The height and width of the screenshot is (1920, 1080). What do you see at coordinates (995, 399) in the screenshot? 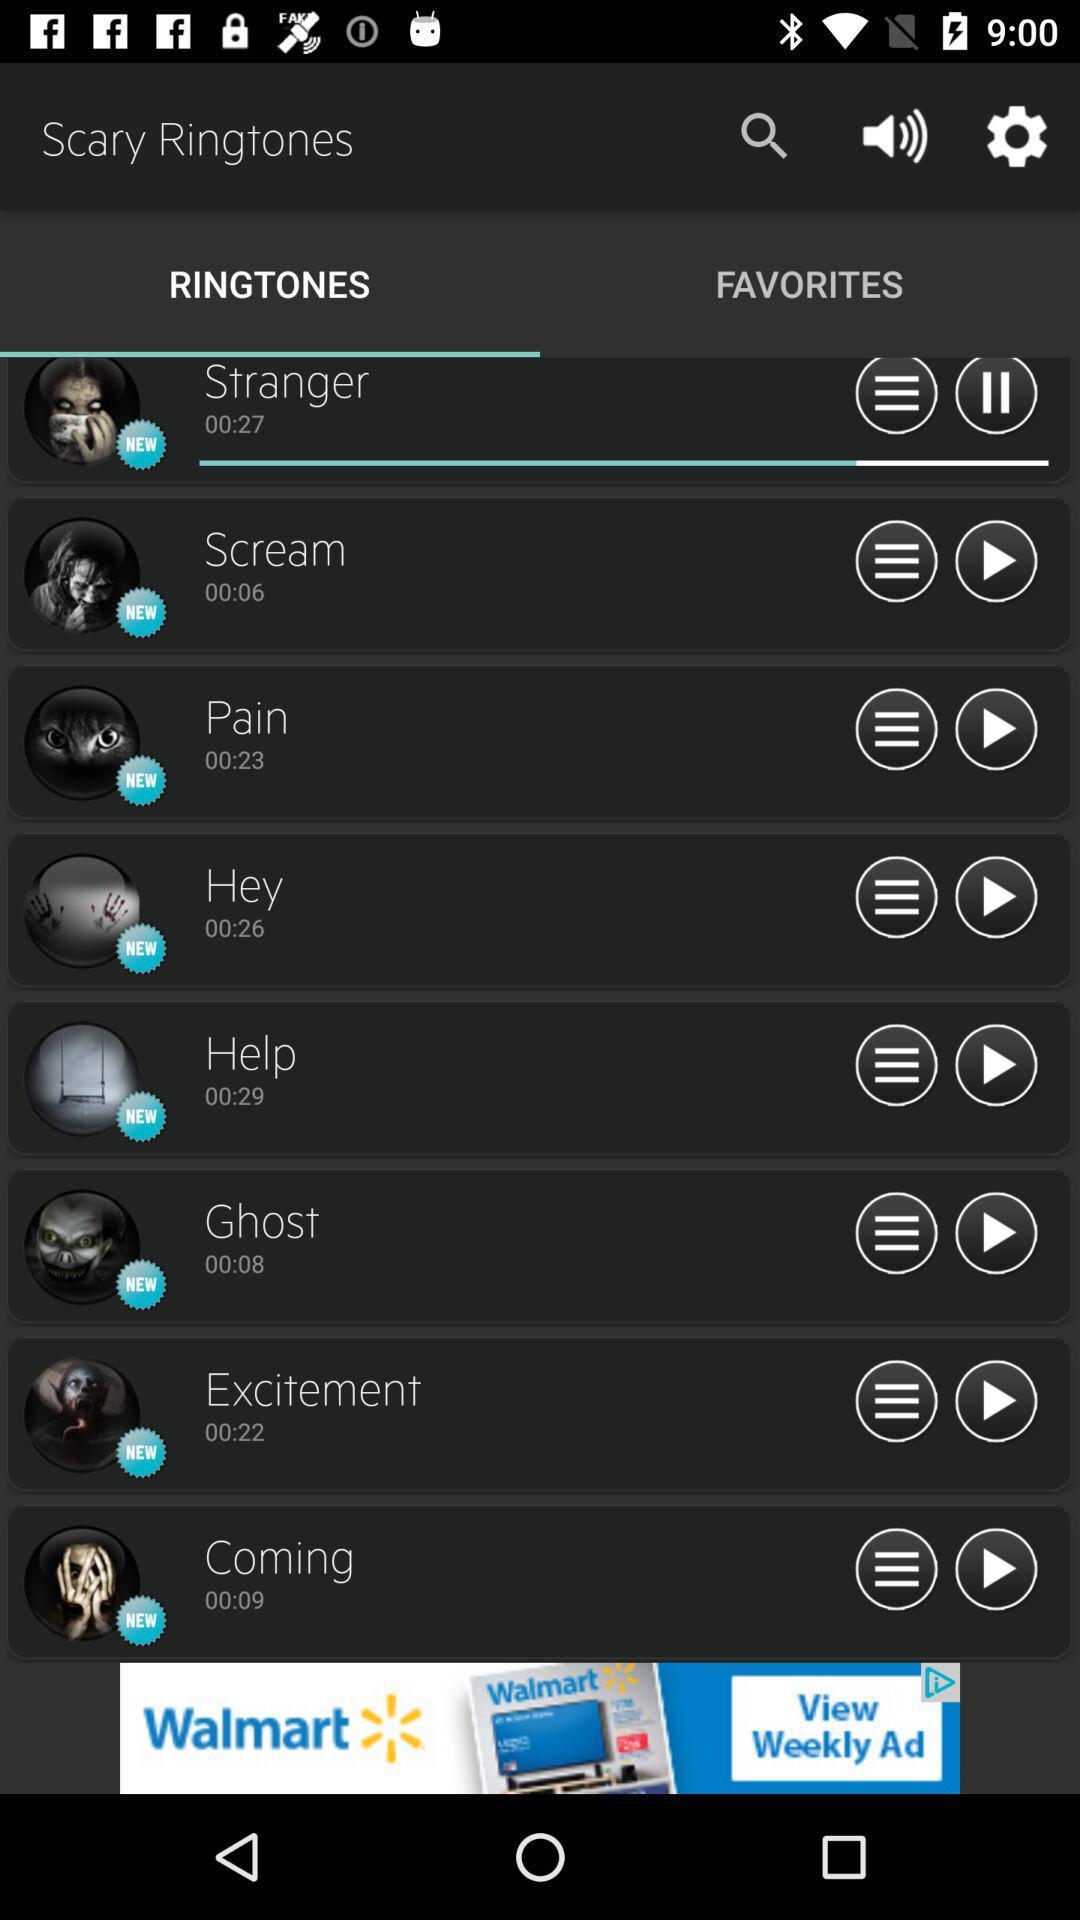
I see `pause` at bounding box center [995, 399].